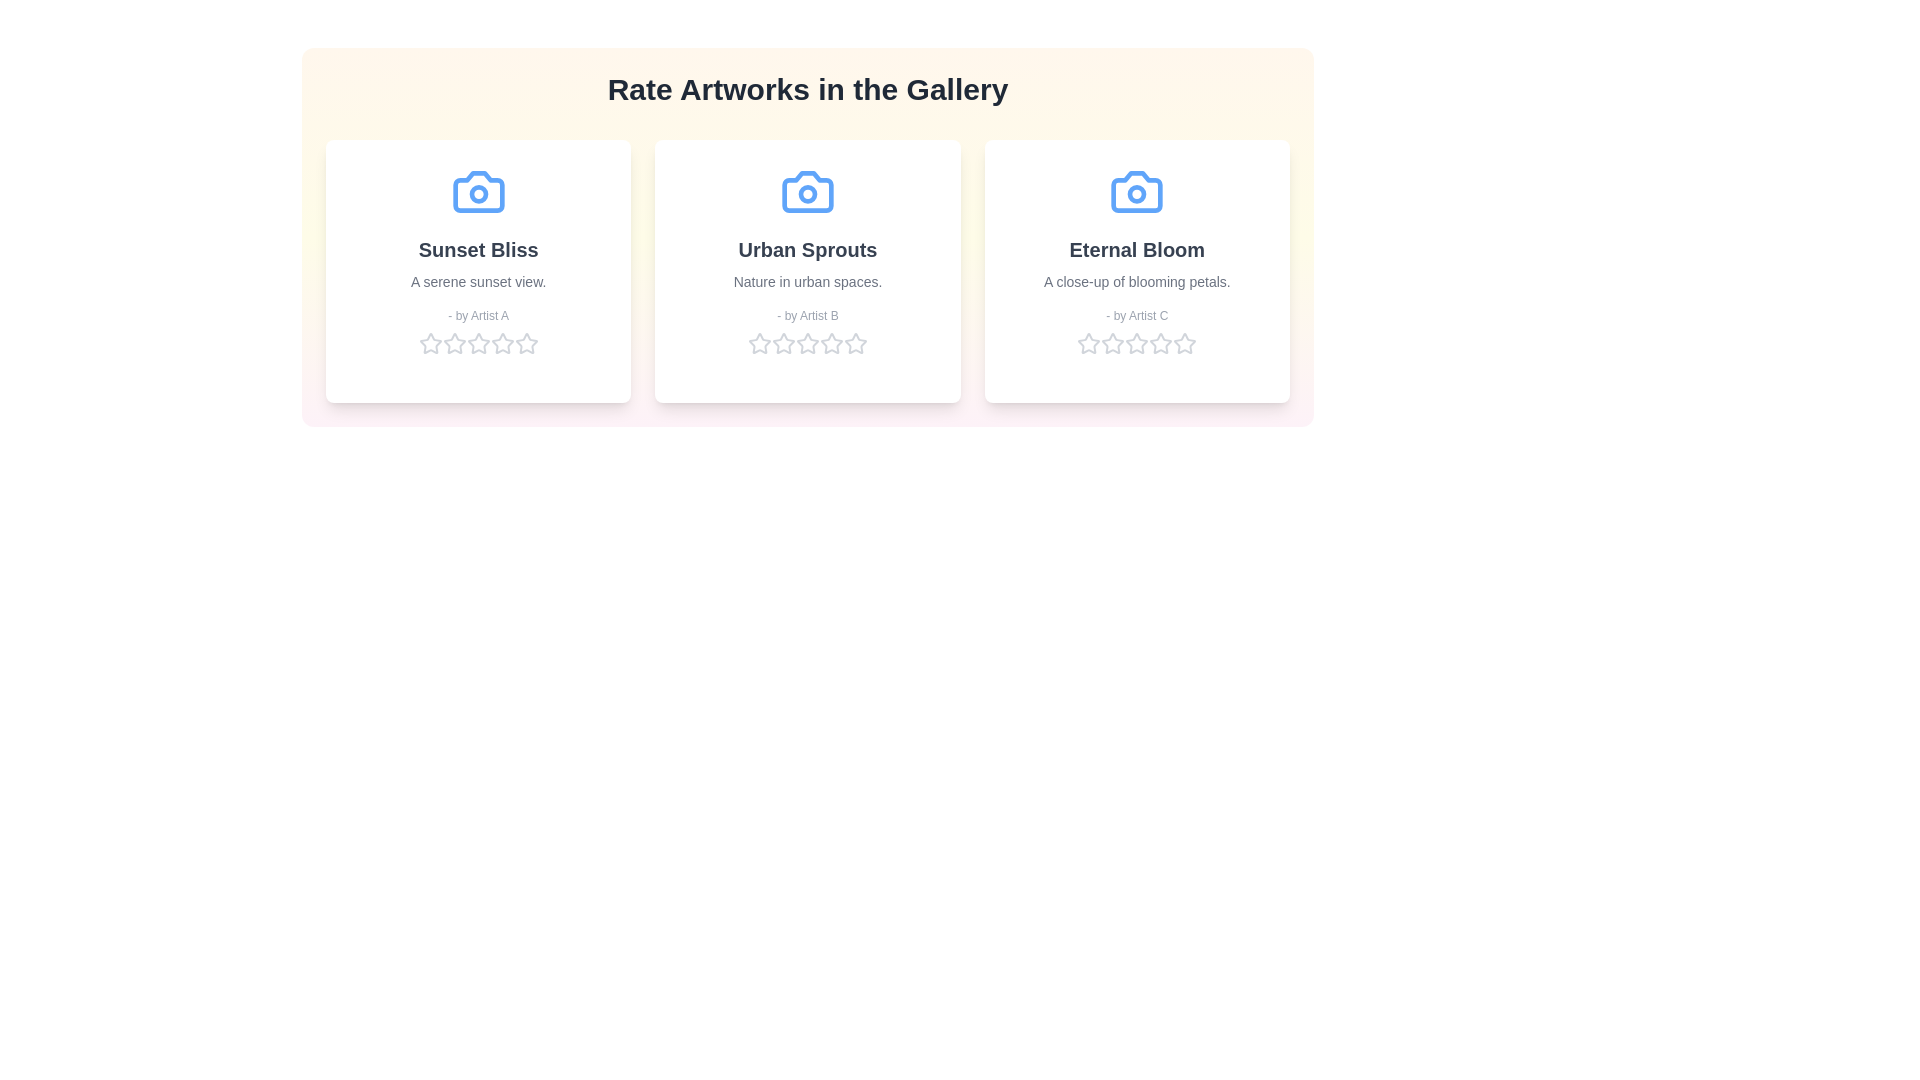 The height and width of the screenshot is (1080, 1920). Describe the element at coordinates (429, 342) in the screenshot. I see `the star corresponding to 1 for the artwork 'Sunset Bliss' to set its rating` at that location.